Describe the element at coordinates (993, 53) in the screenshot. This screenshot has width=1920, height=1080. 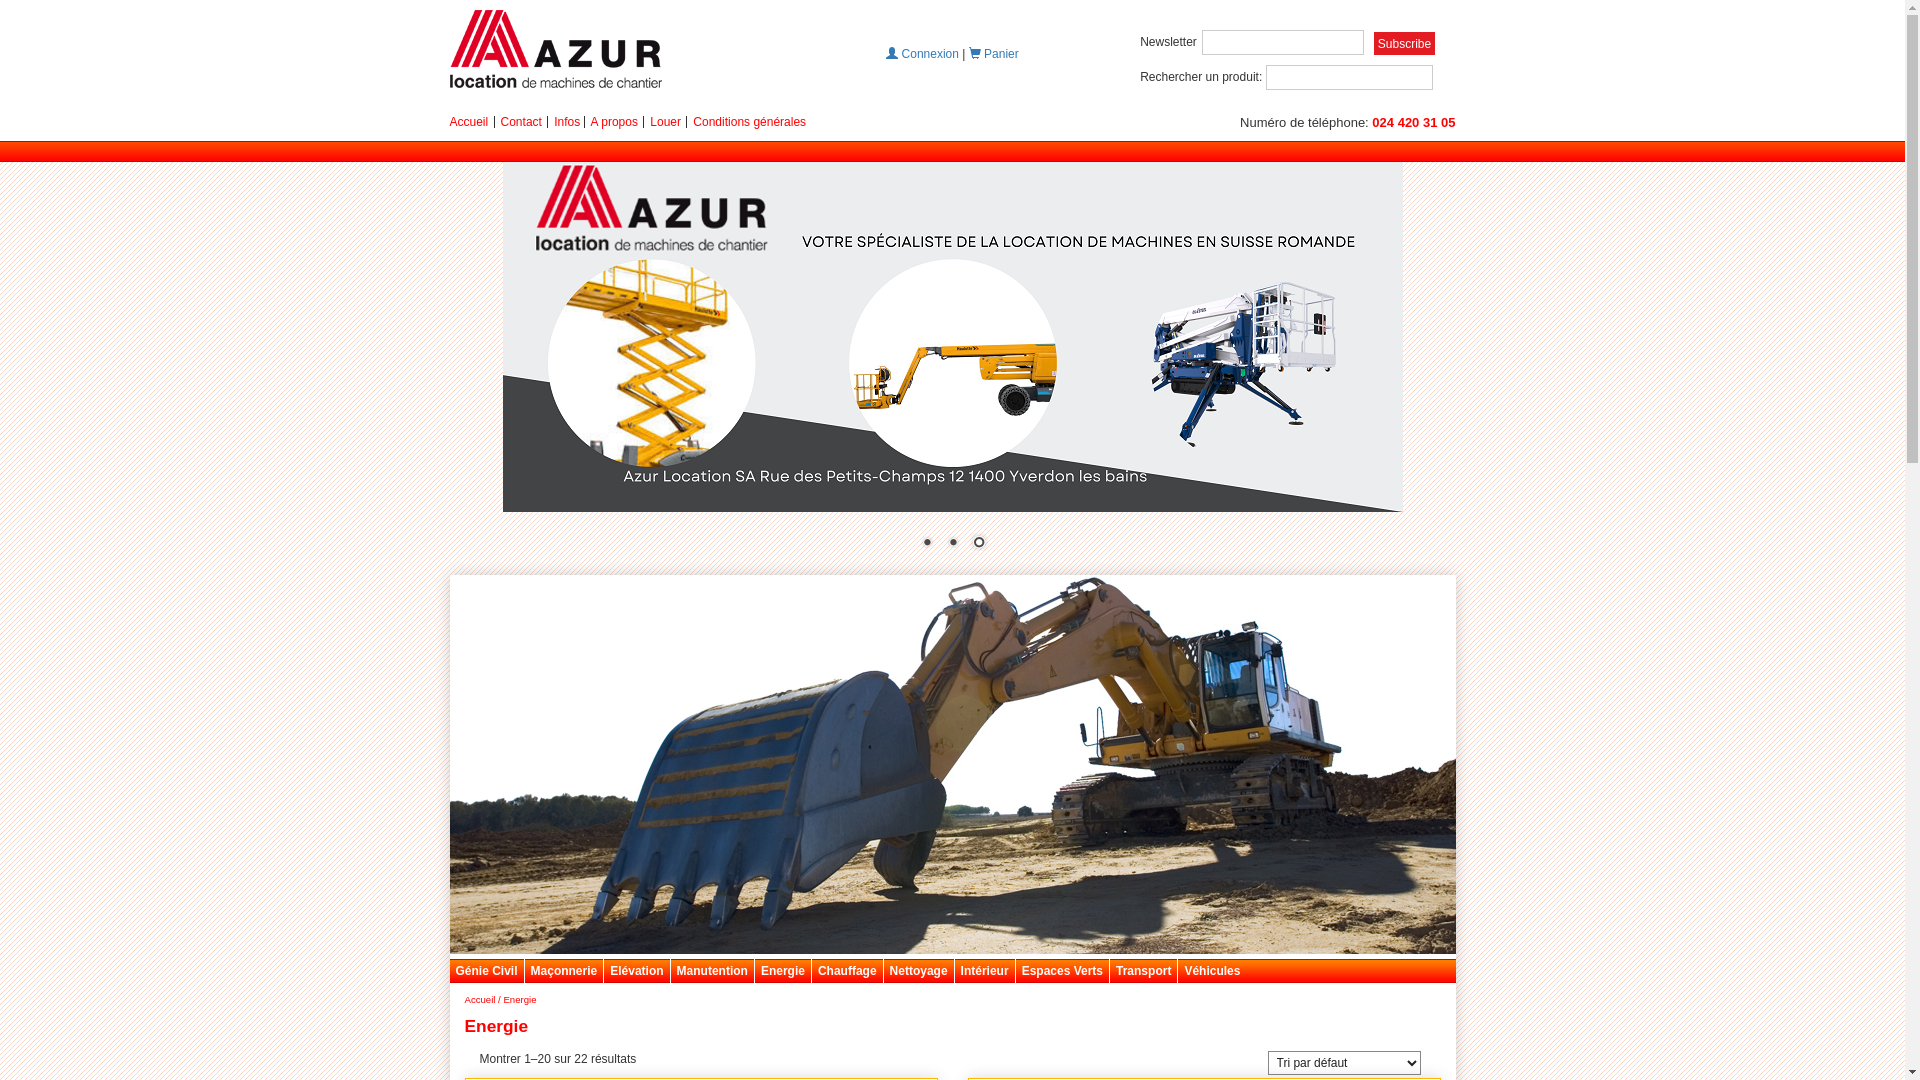
I see `'Panier'` at that location.